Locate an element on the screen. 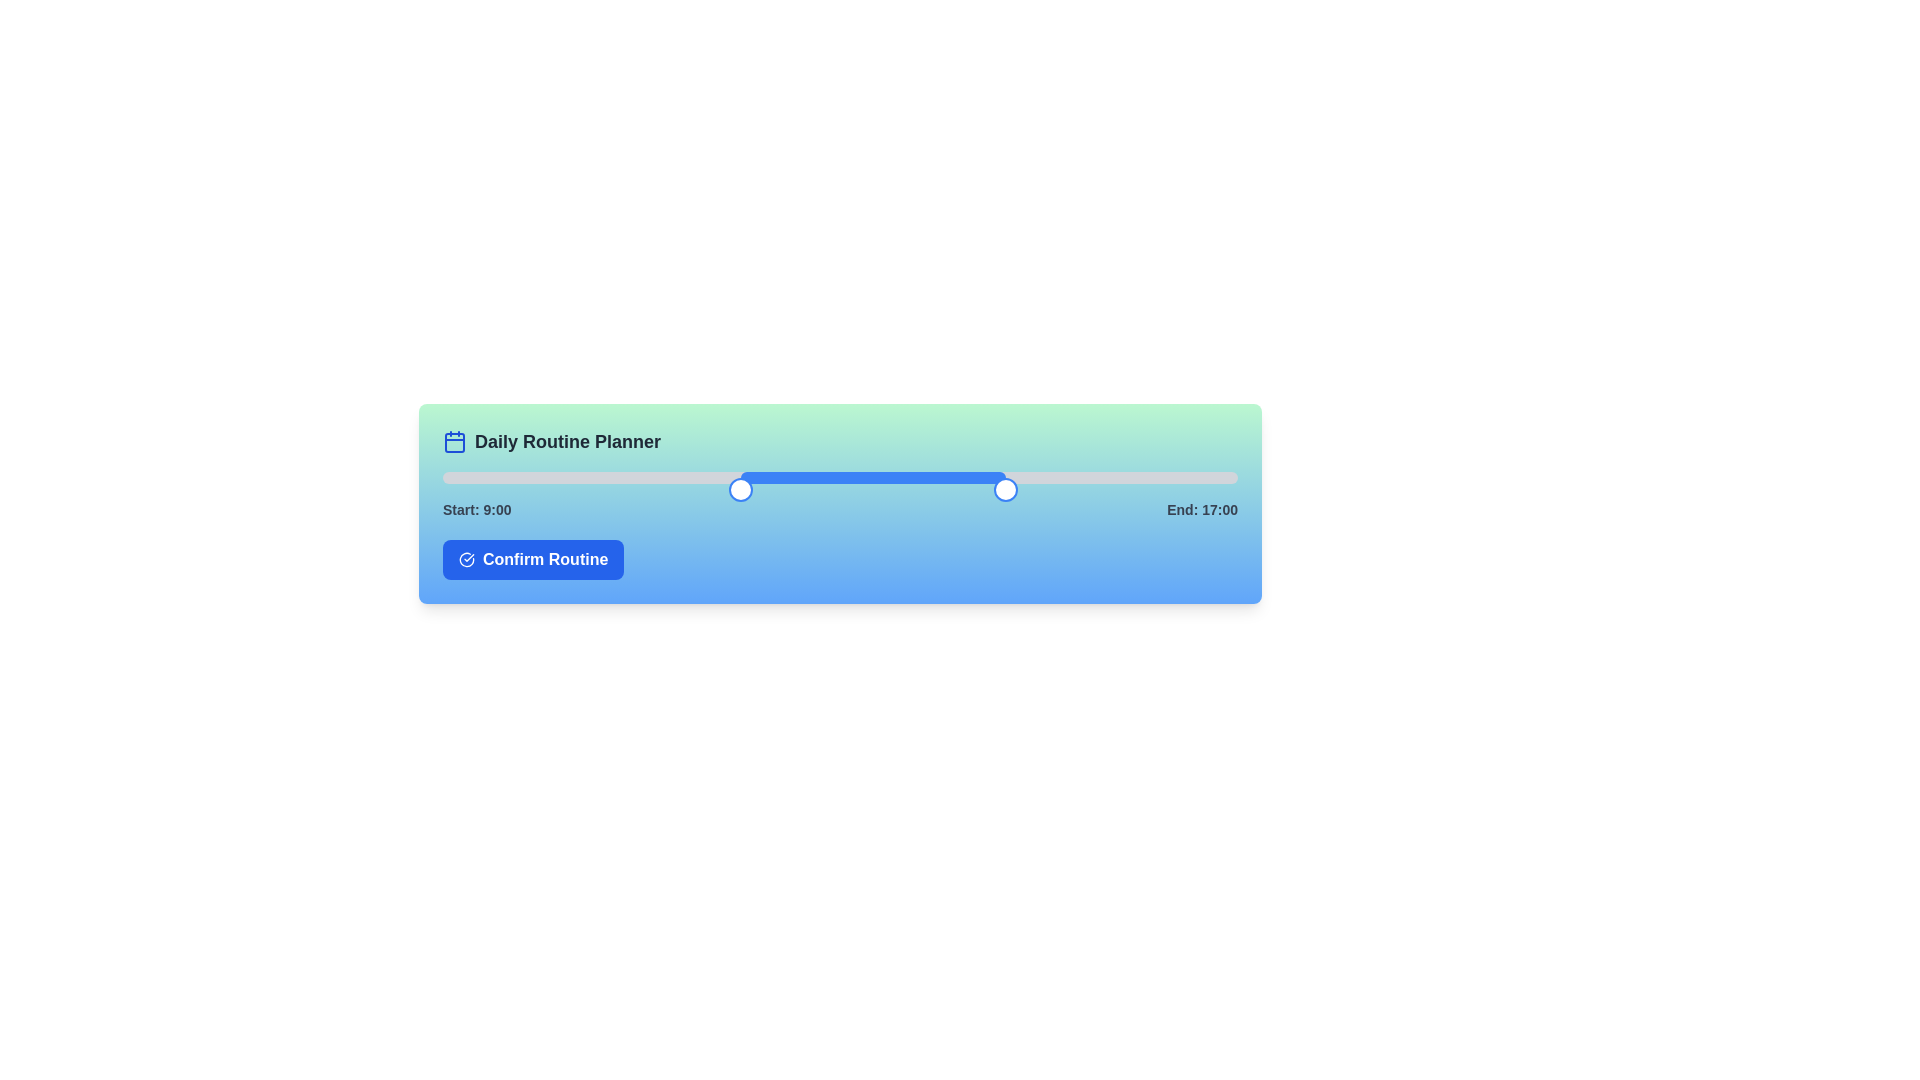 This screenshot has width=1920, height=1080. the slider handle is located at coordinates (1238, 489).